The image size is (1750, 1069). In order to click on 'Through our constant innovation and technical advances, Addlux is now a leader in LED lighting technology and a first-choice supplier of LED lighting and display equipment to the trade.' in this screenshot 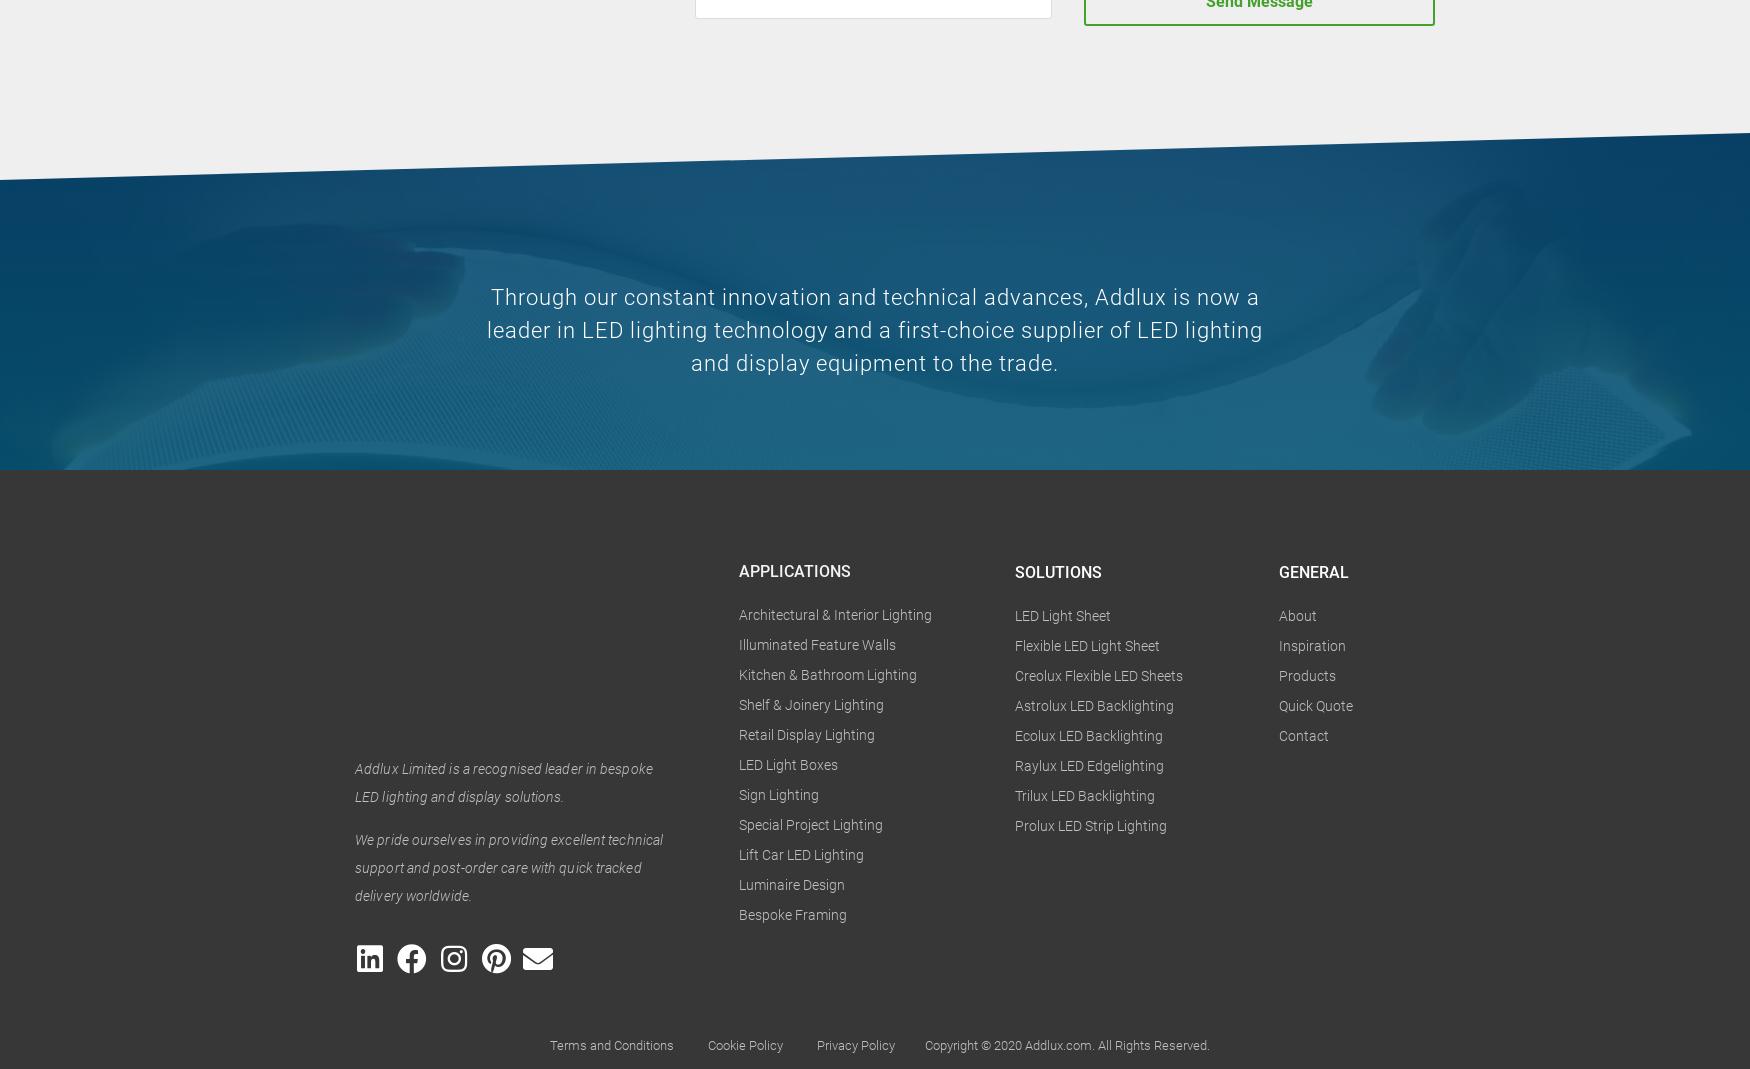, I will do `click(875, 330)`.